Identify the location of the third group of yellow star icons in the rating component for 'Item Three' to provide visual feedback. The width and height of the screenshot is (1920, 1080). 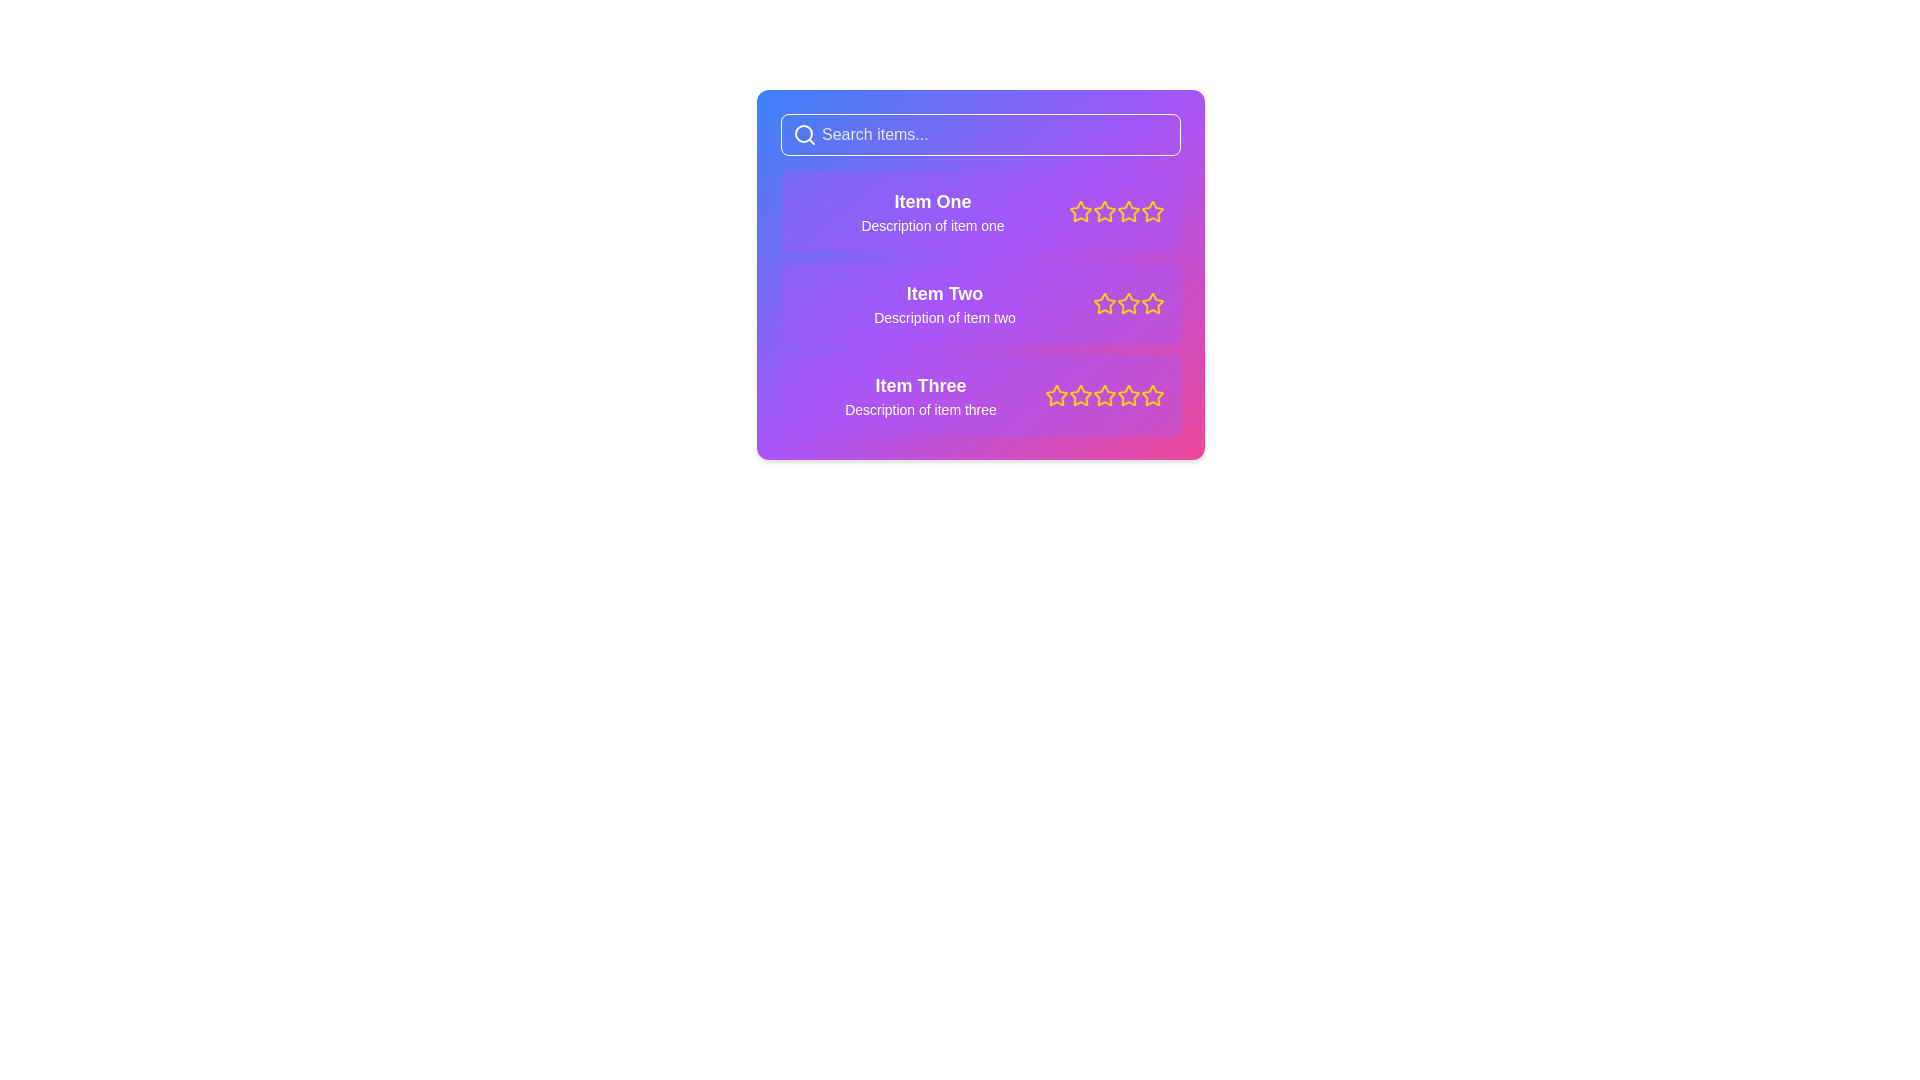
(1103, 396).